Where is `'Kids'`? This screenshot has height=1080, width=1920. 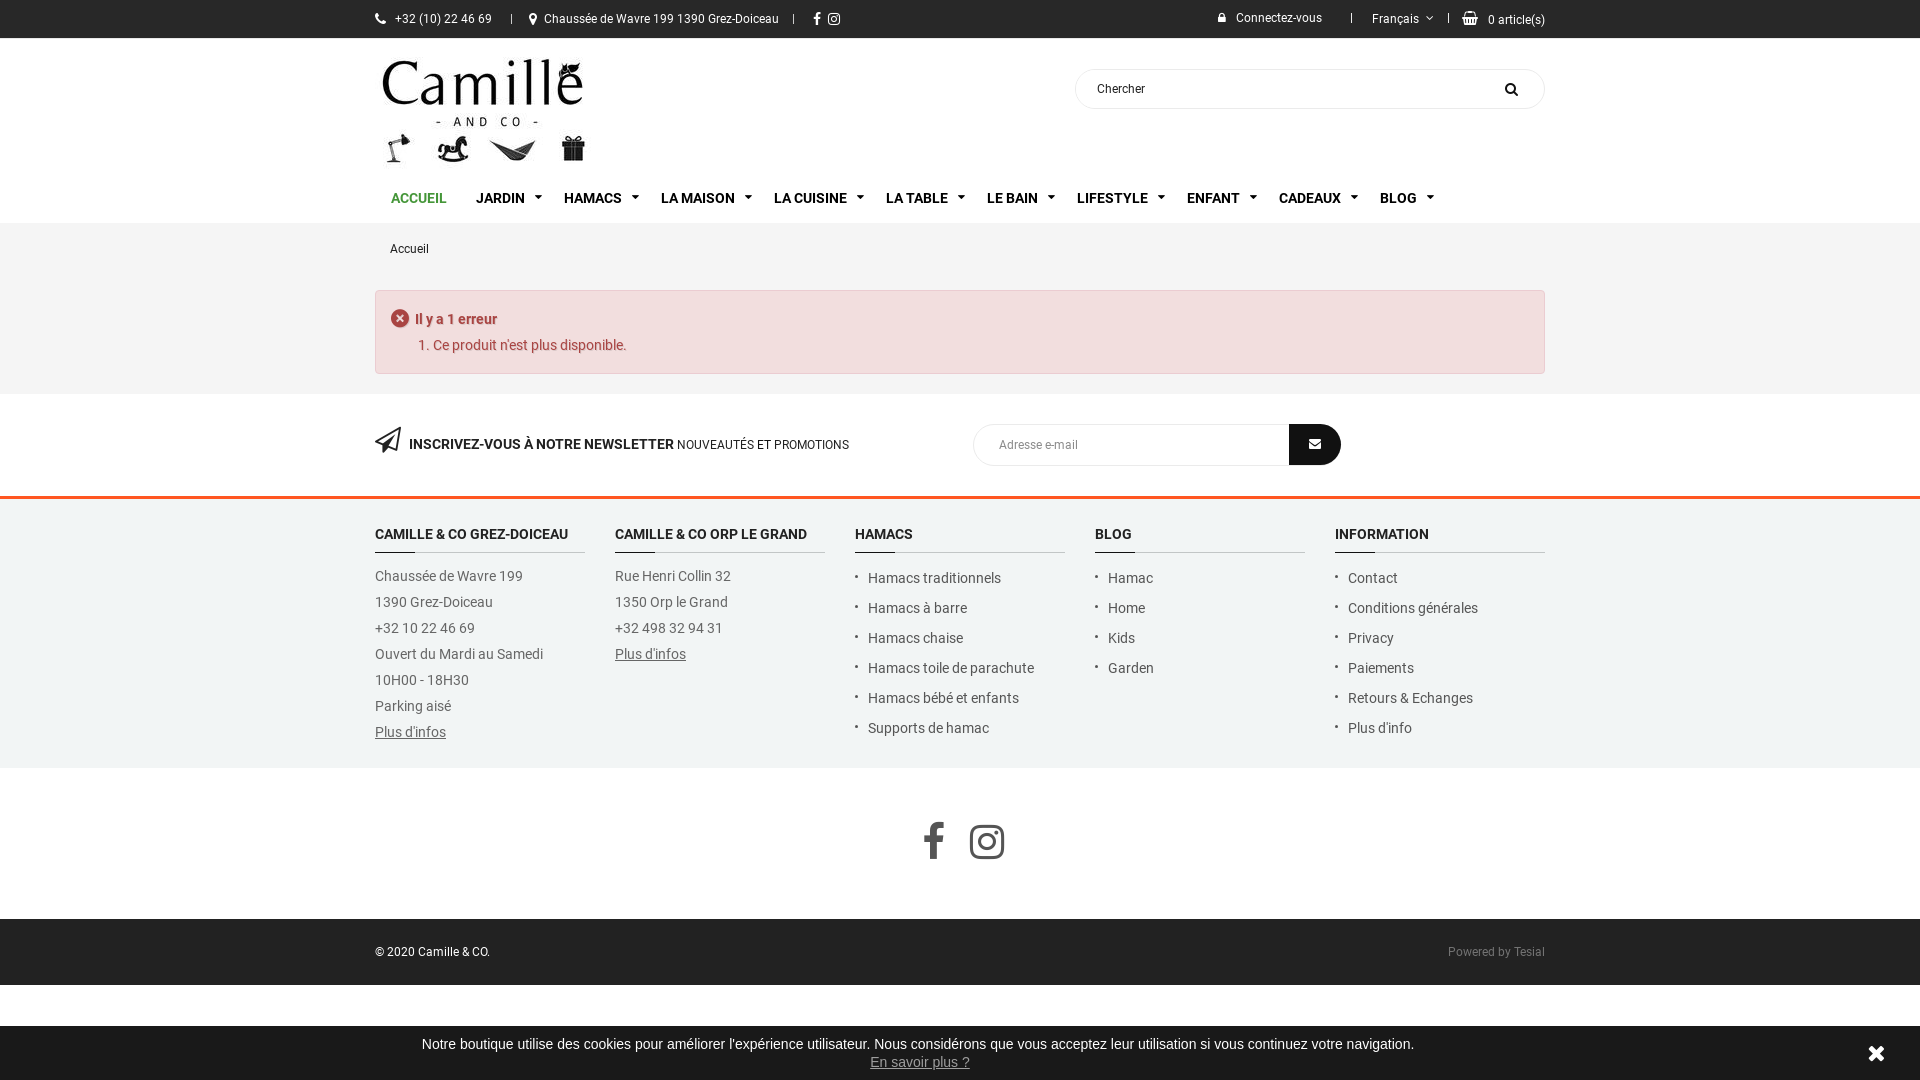 'Kids' is located at coordinates (1200, 637).